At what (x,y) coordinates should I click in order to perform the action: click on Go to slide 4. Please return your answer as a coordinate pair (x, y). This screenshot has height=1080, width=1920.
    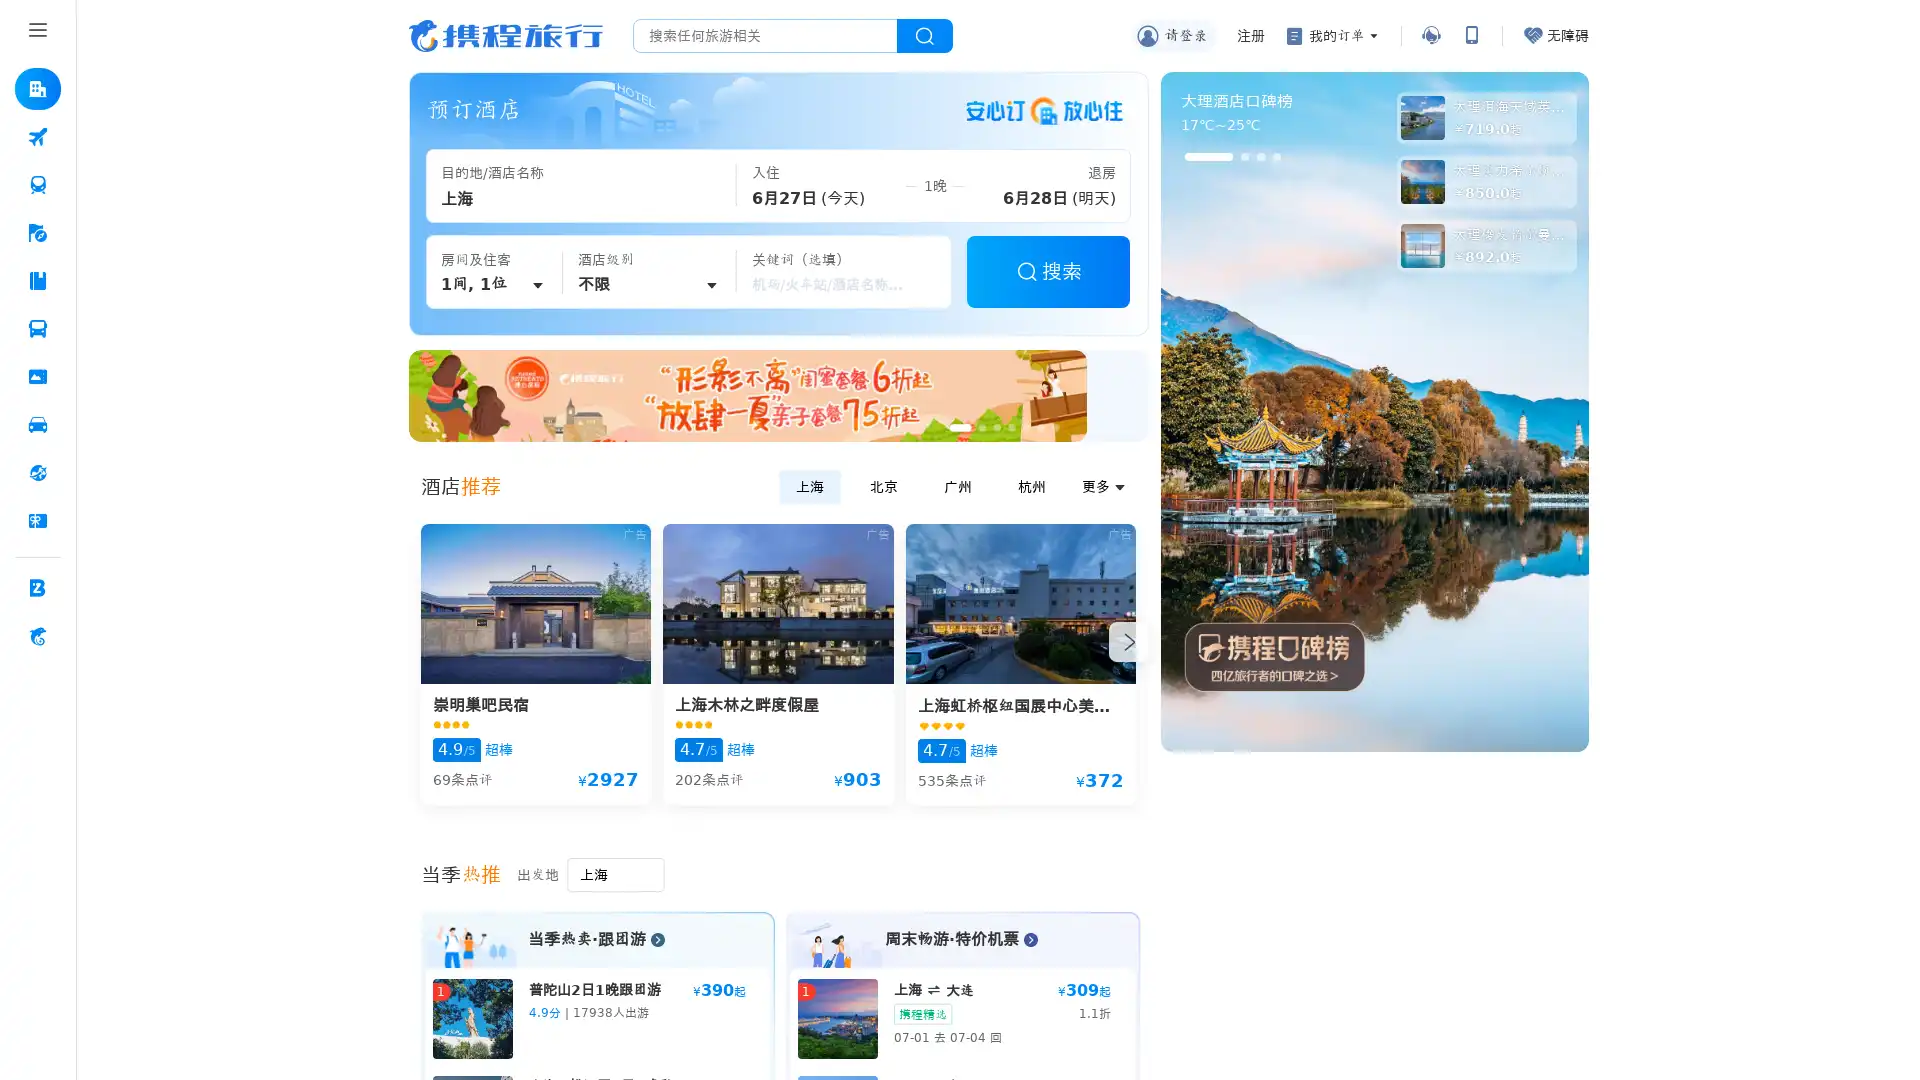
    Looking at the image, I should click on (1275, 156).